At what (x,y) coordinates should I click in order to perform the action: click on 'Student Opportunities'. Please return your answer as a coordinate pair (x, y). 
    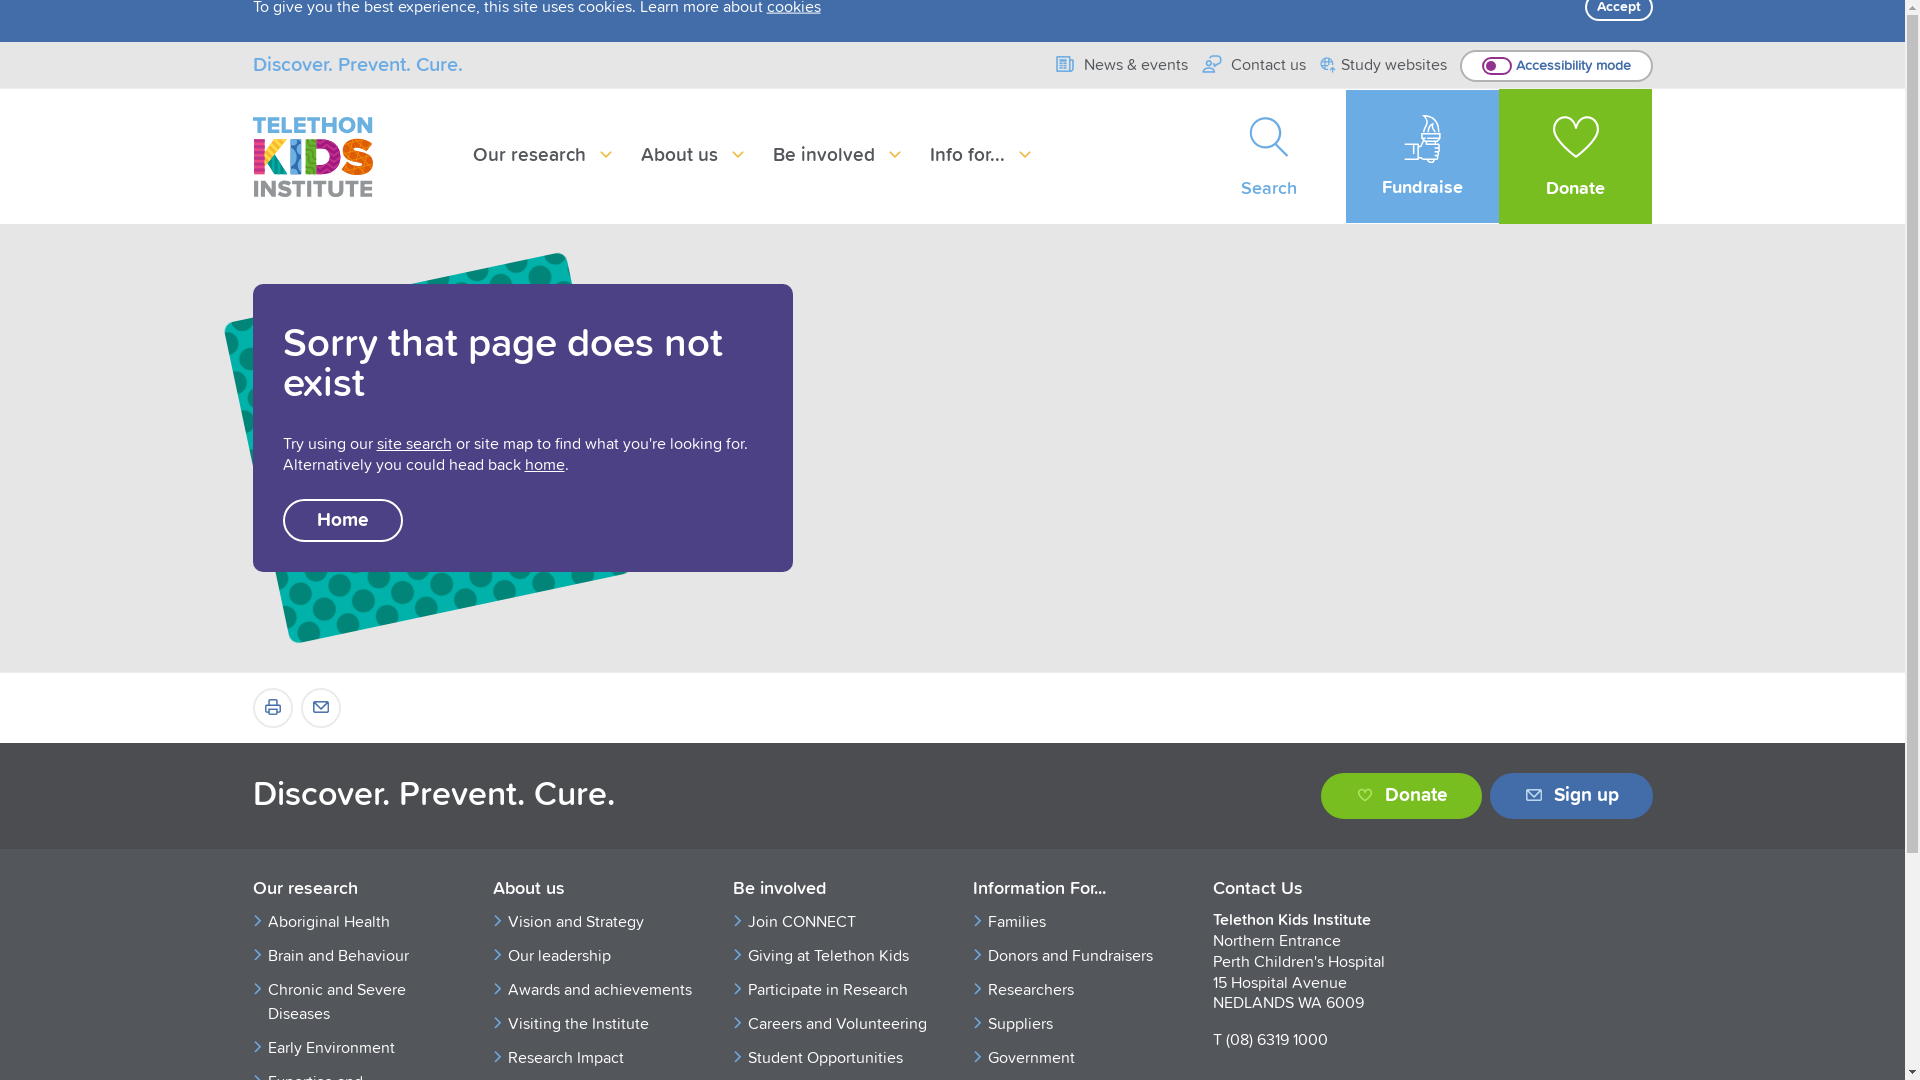
    Looking at the image, I should click on (747, 1056).